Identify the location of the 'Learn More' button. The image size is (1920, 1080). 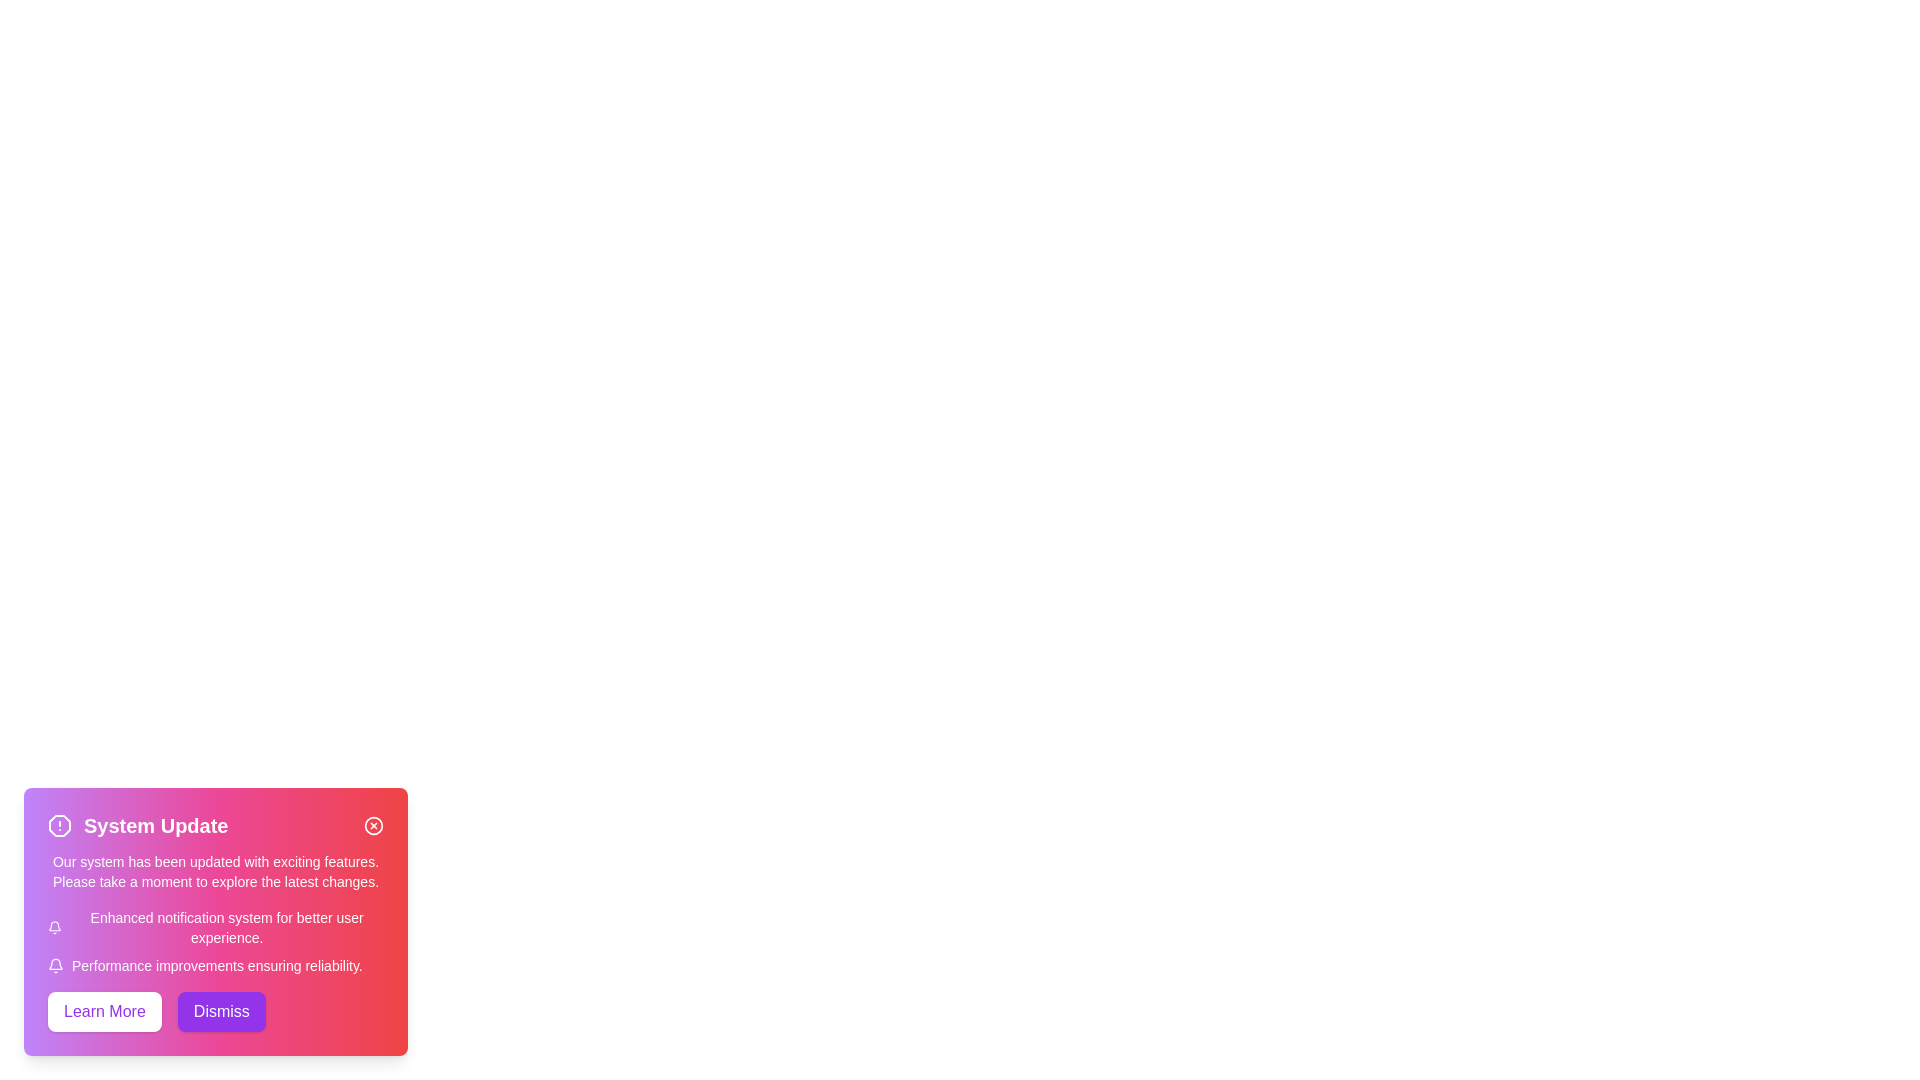
(103, 1011).